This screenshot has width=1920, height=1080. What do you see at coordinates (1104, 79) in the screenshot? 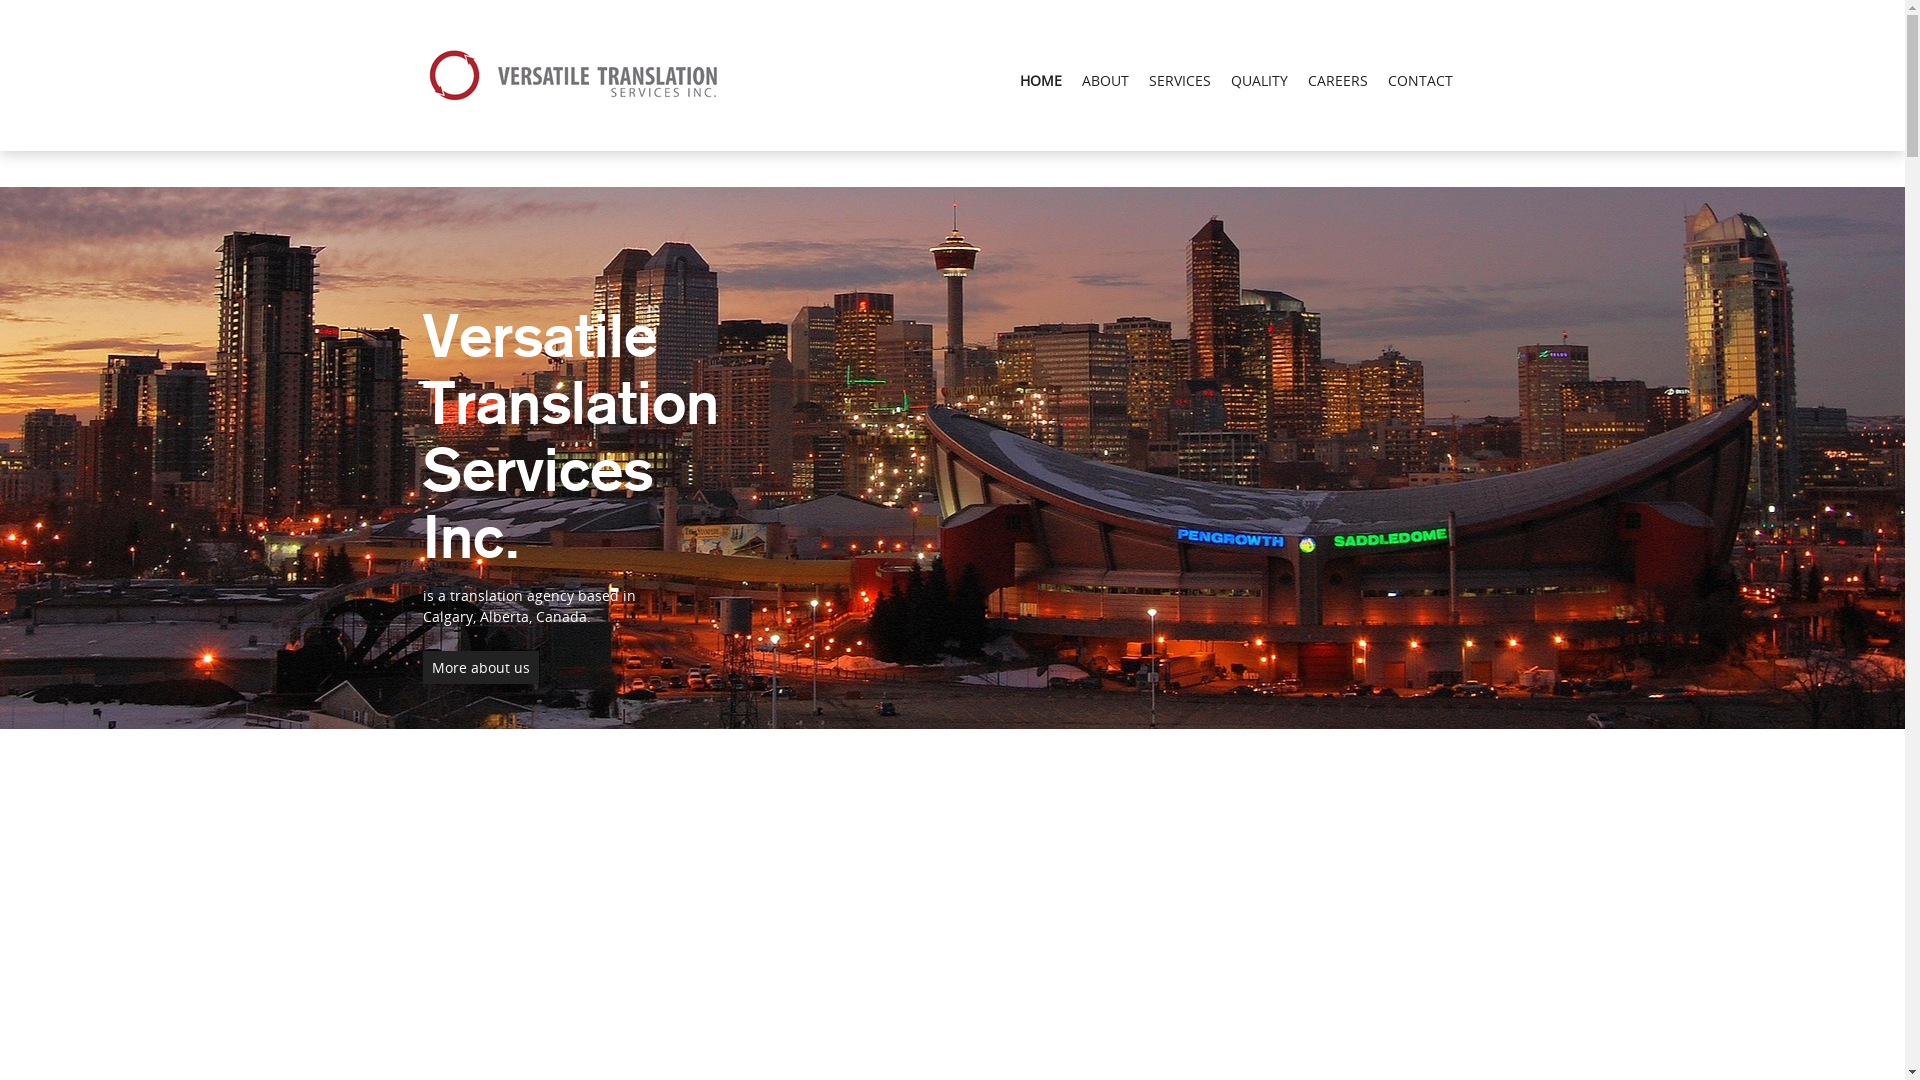
I see `'ABOUT'` at bounding box center [1104, 79].